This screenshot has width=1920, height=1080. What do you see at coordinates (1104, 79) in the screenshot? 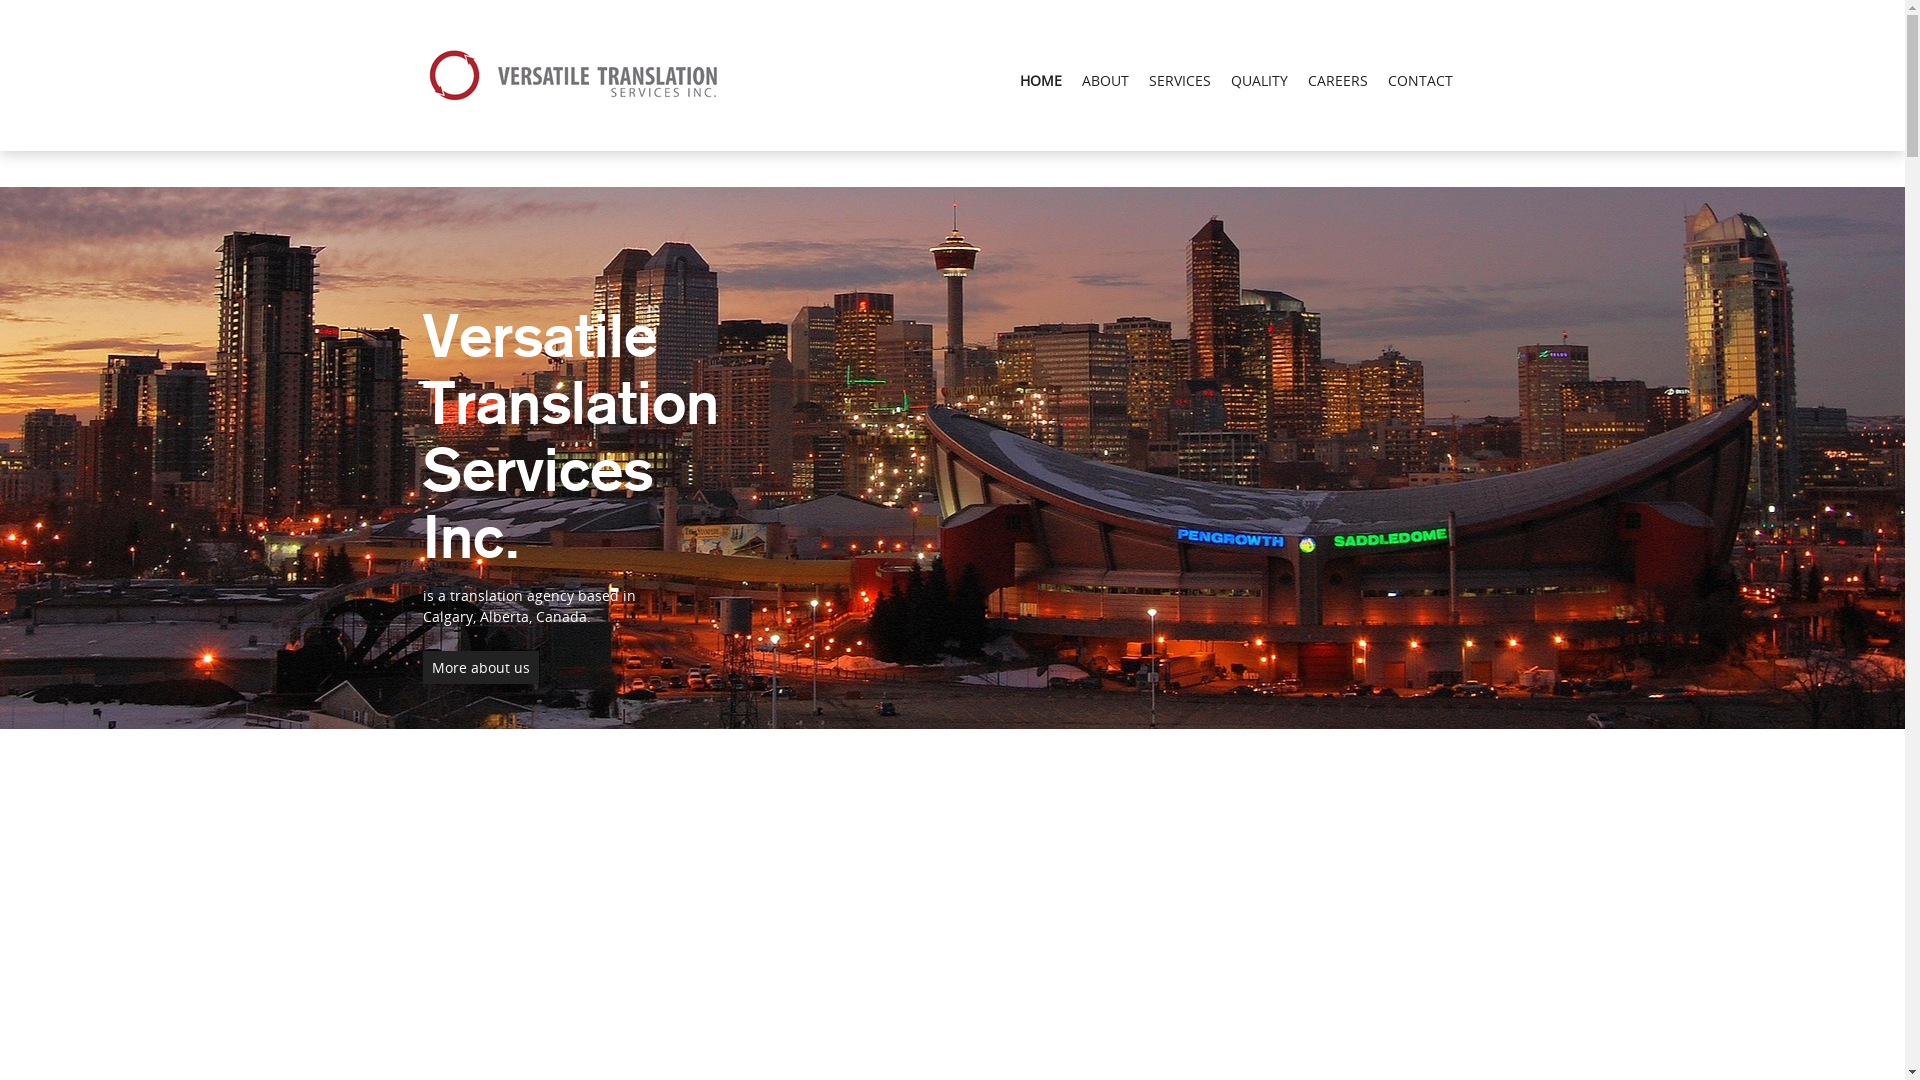
I see `'ABOUT'` at bounding box center [1104, 79].